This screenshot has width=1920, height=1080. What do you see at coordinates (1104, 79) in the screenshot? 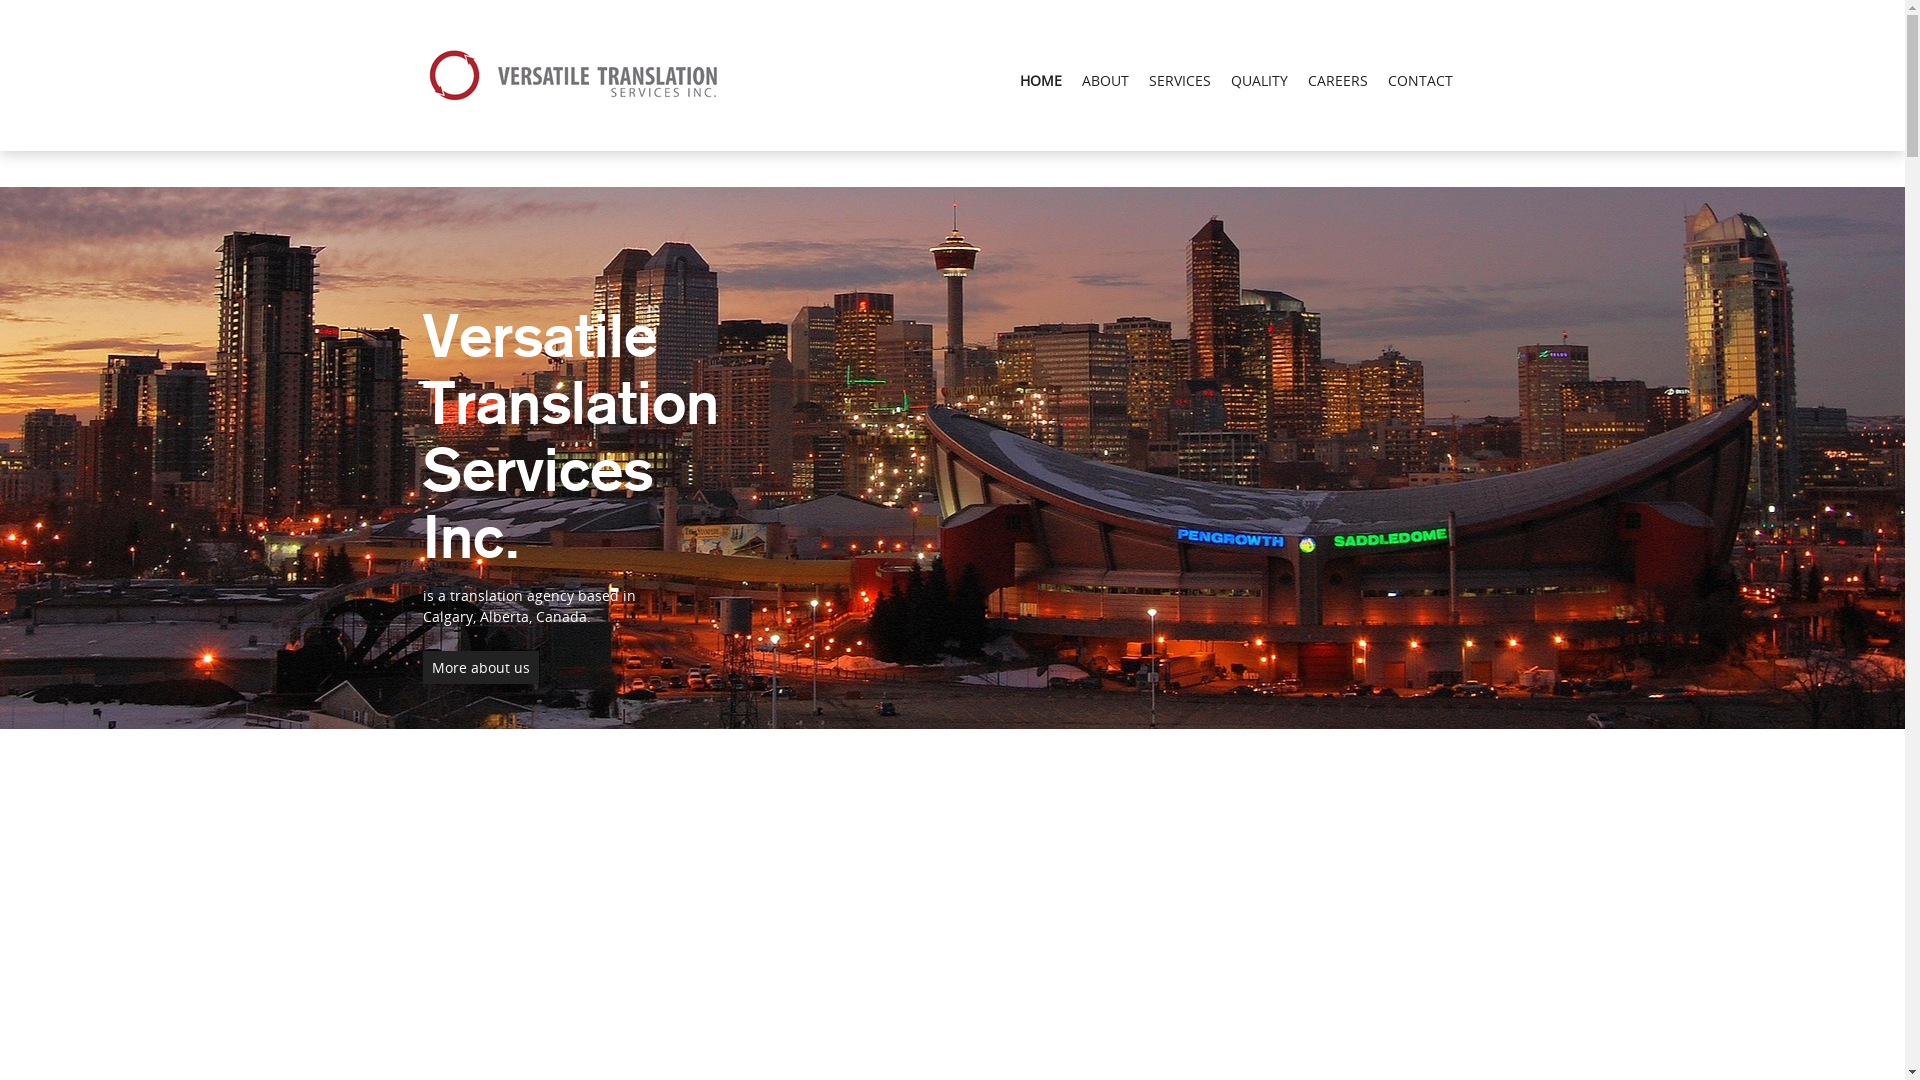
I see `'ABOUT'` at bounding box center [1104, 79].